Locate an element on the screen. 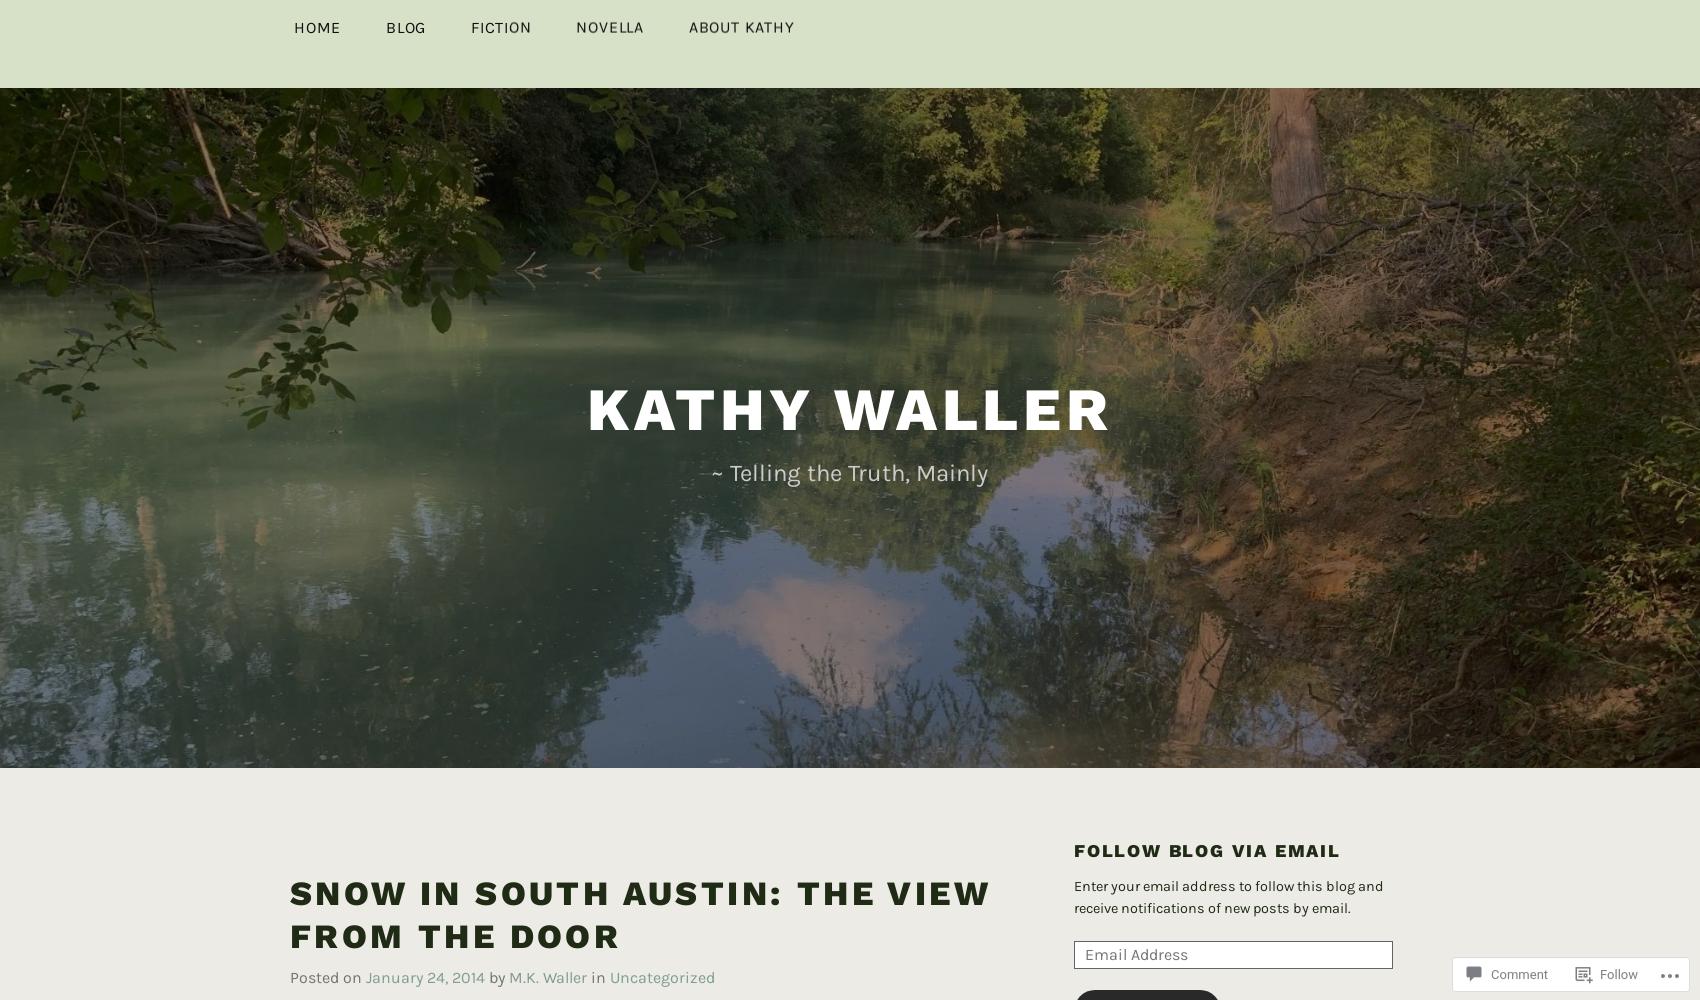  'M.K. Waller' is located at coordinates (508, 943).